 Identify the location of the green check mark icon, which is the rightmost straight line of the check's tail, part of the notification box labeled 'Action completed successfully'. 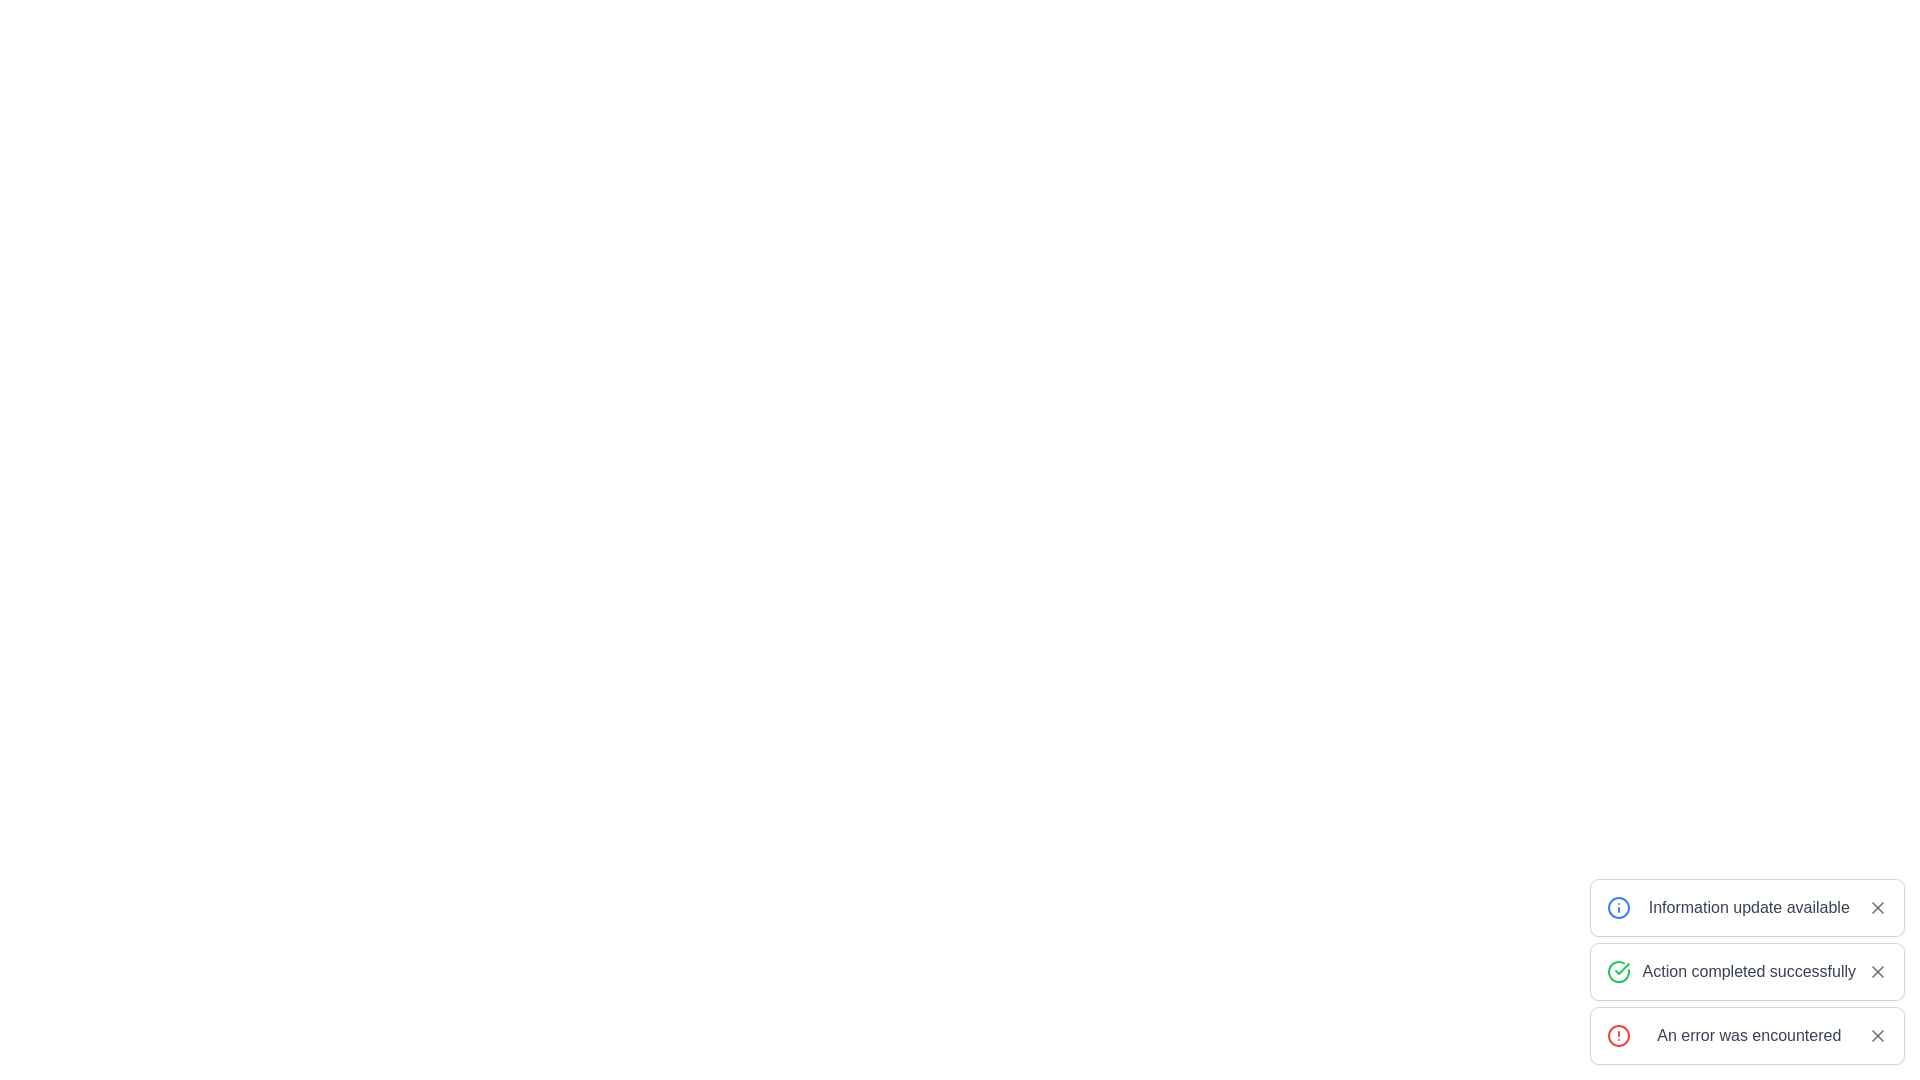
(1622, 967).